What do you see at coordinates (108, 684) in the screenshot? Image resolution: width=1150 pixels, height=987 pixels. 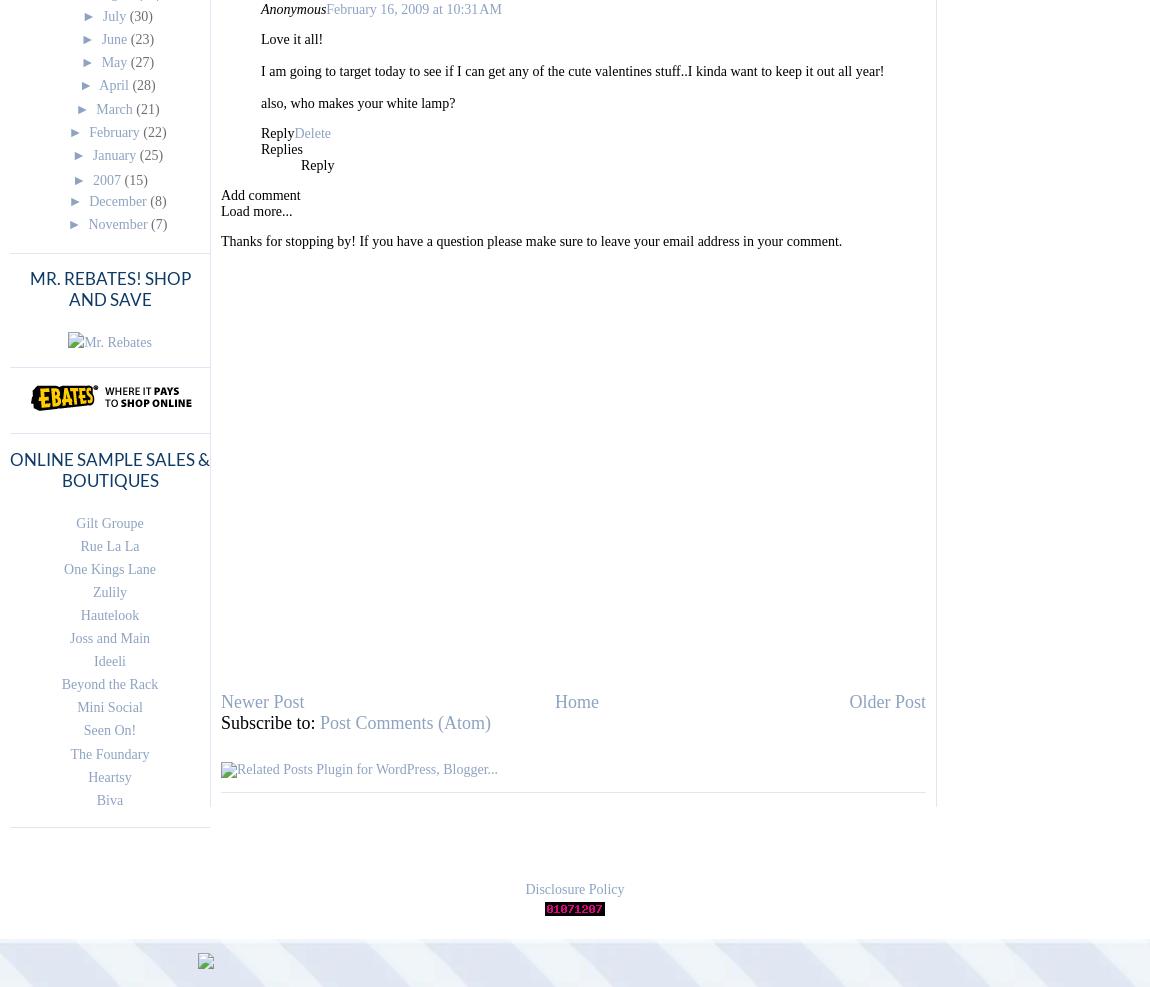 I see `'Beyond the Rack'` at bounding box center [108, 684].